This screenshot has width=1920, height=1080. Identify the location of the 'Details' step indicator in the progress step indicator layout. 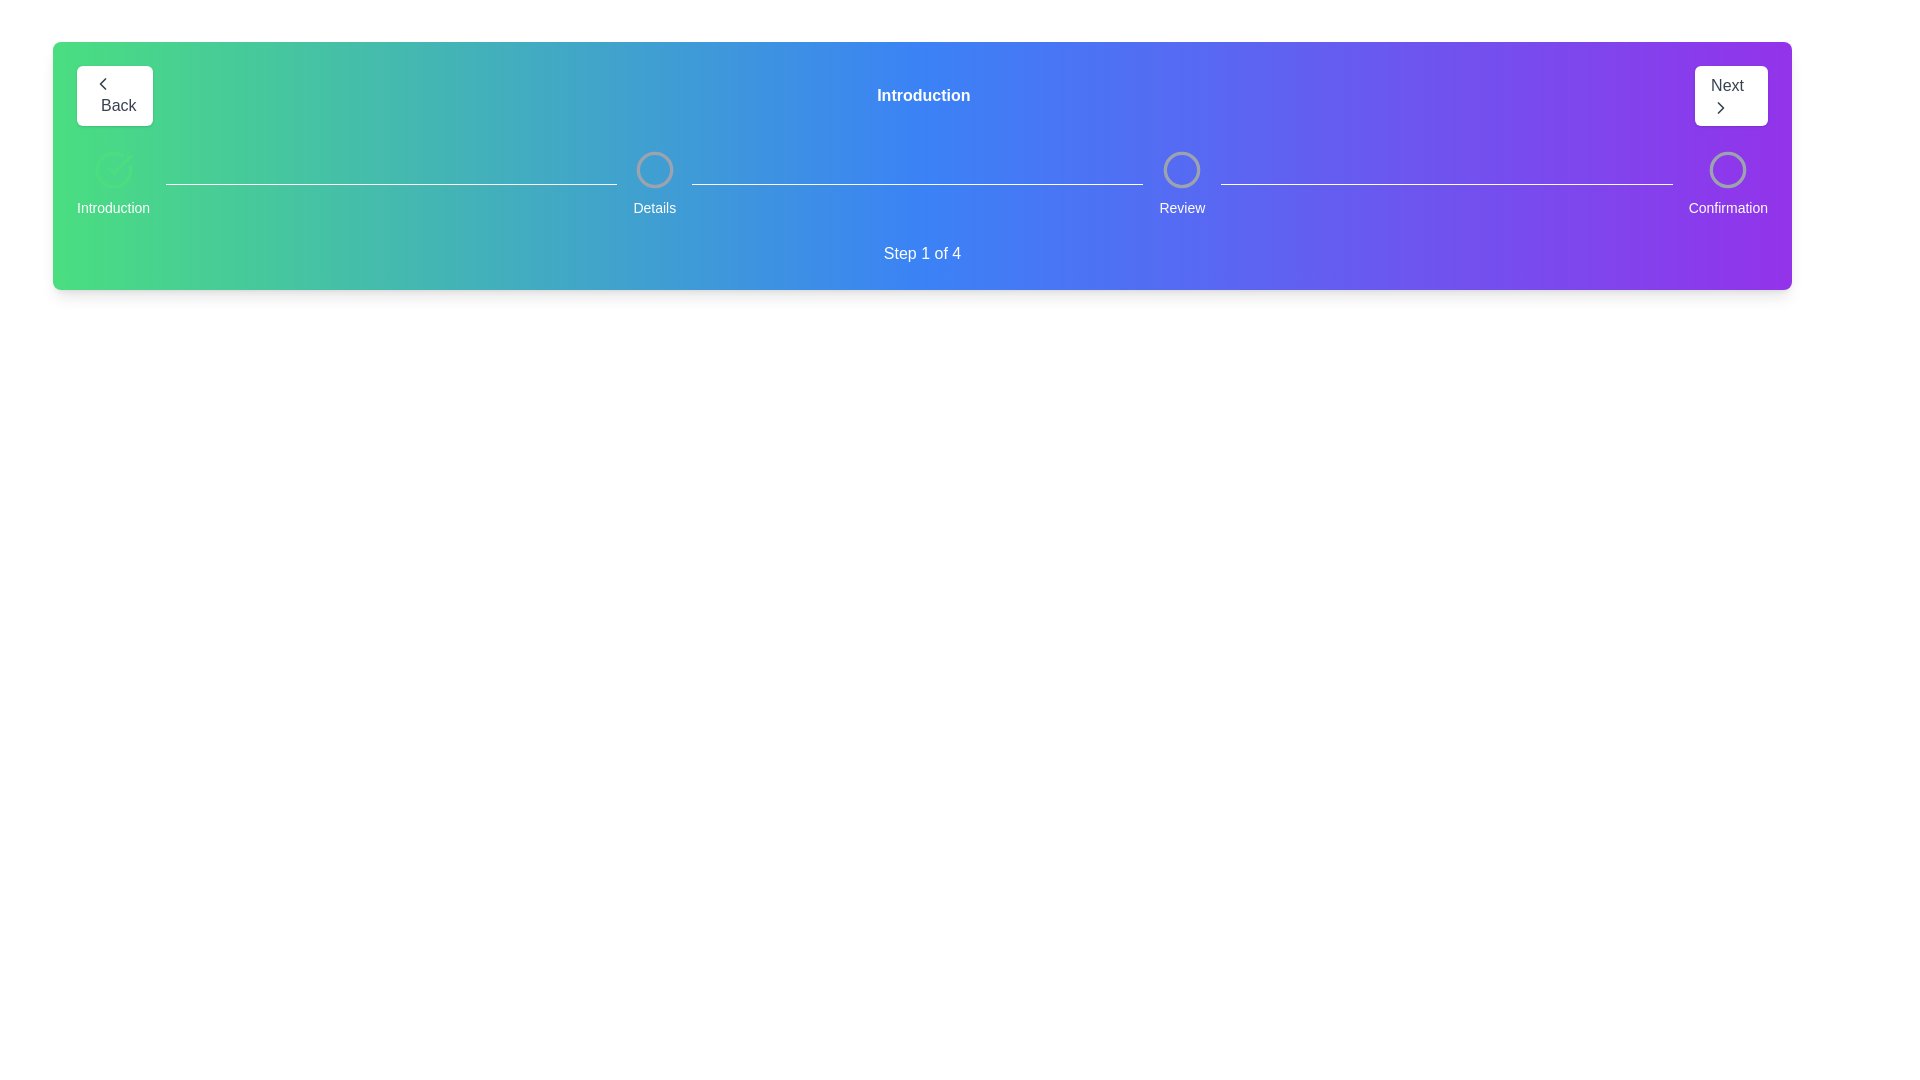
(654, 184).